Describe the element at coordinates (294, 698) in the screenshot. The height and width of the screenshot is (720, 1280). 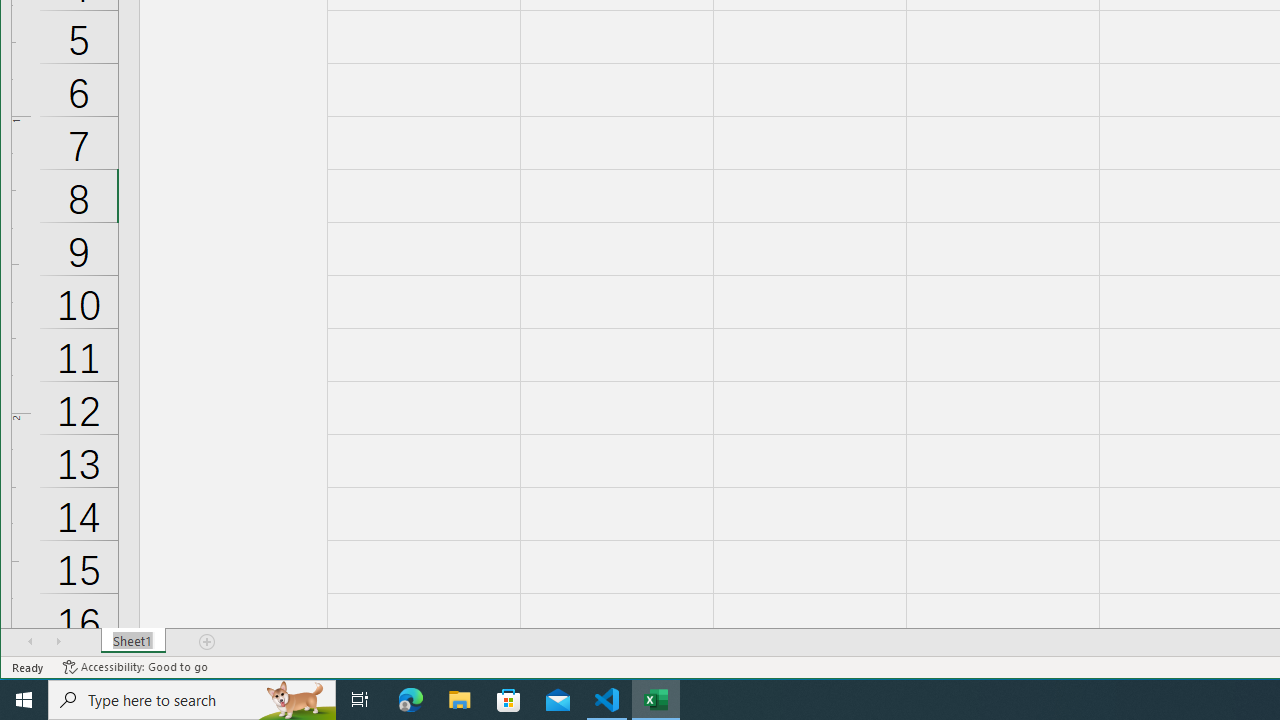
I see `'Search highlights icon opens search home window'` at that location.